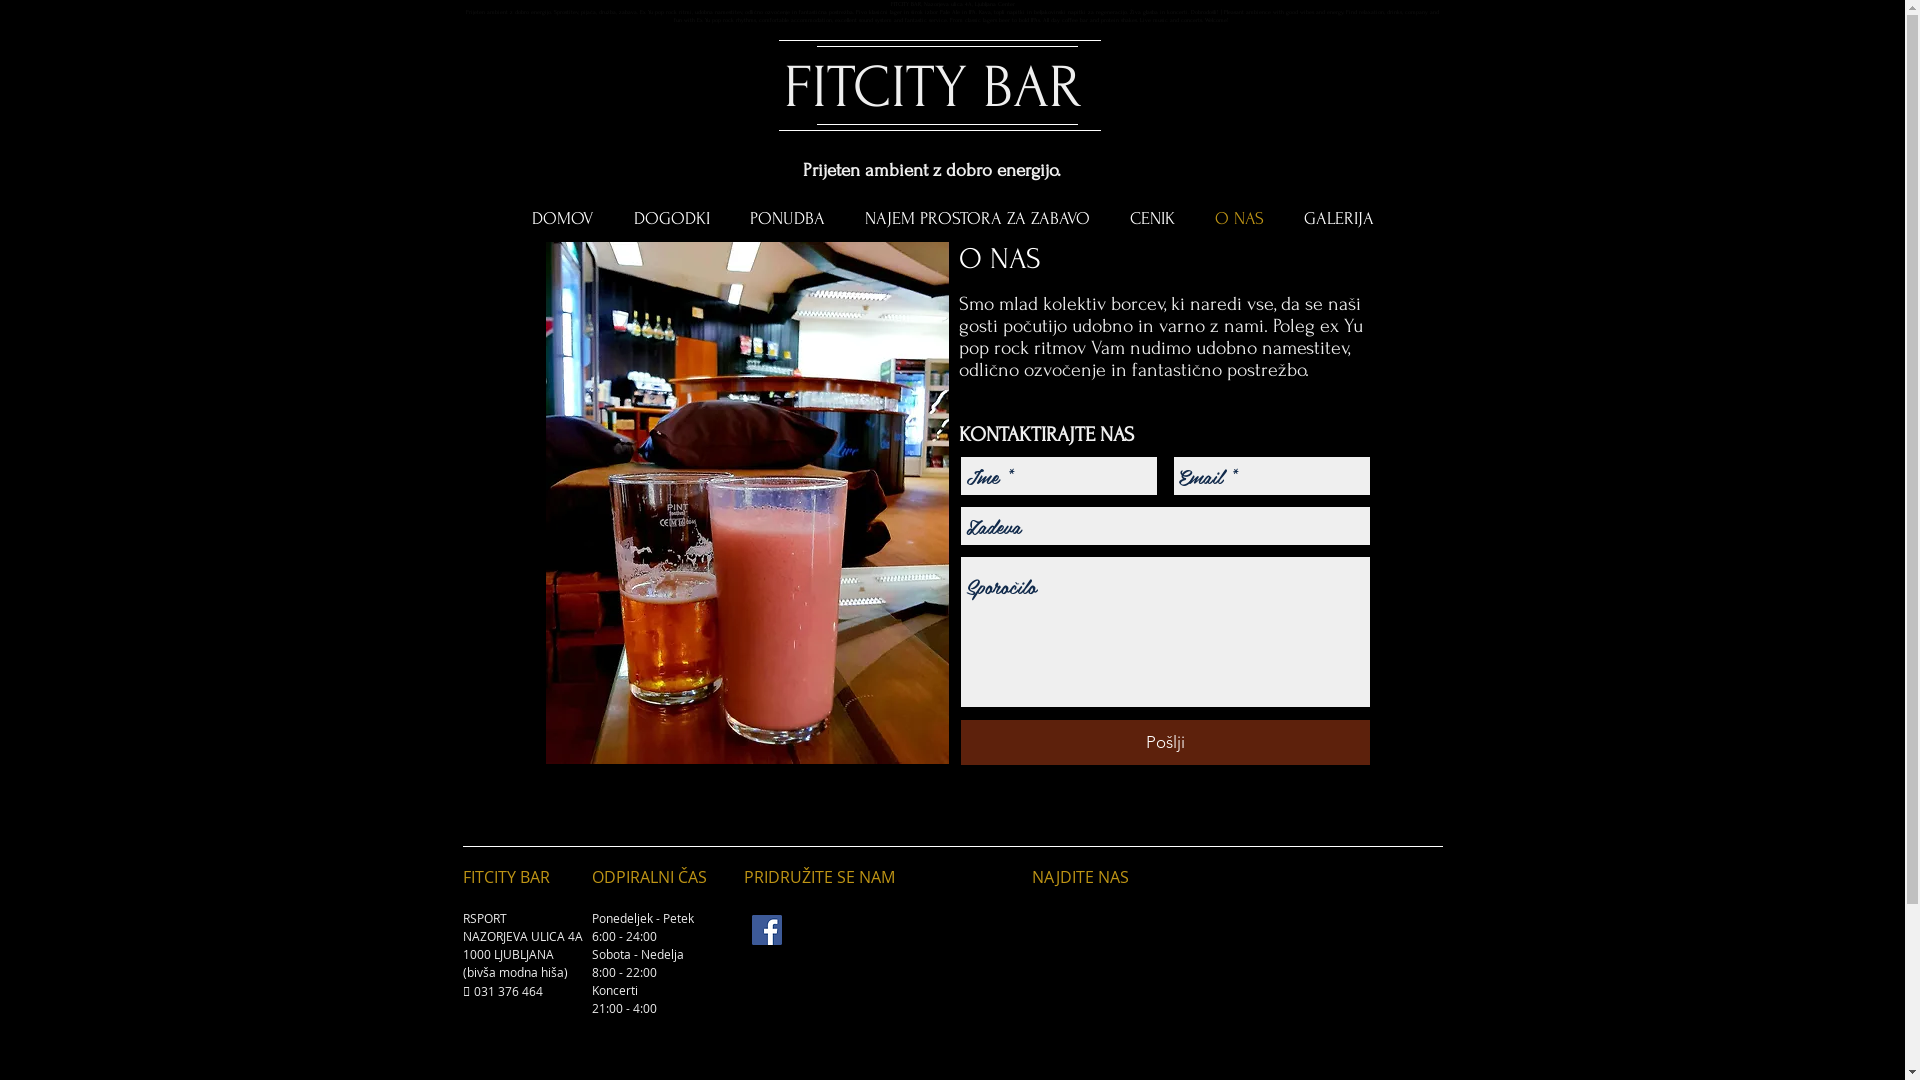 This screenshot has height=1080, width=1920. I want to click on 'GALERIJA', so click(1283, 219).